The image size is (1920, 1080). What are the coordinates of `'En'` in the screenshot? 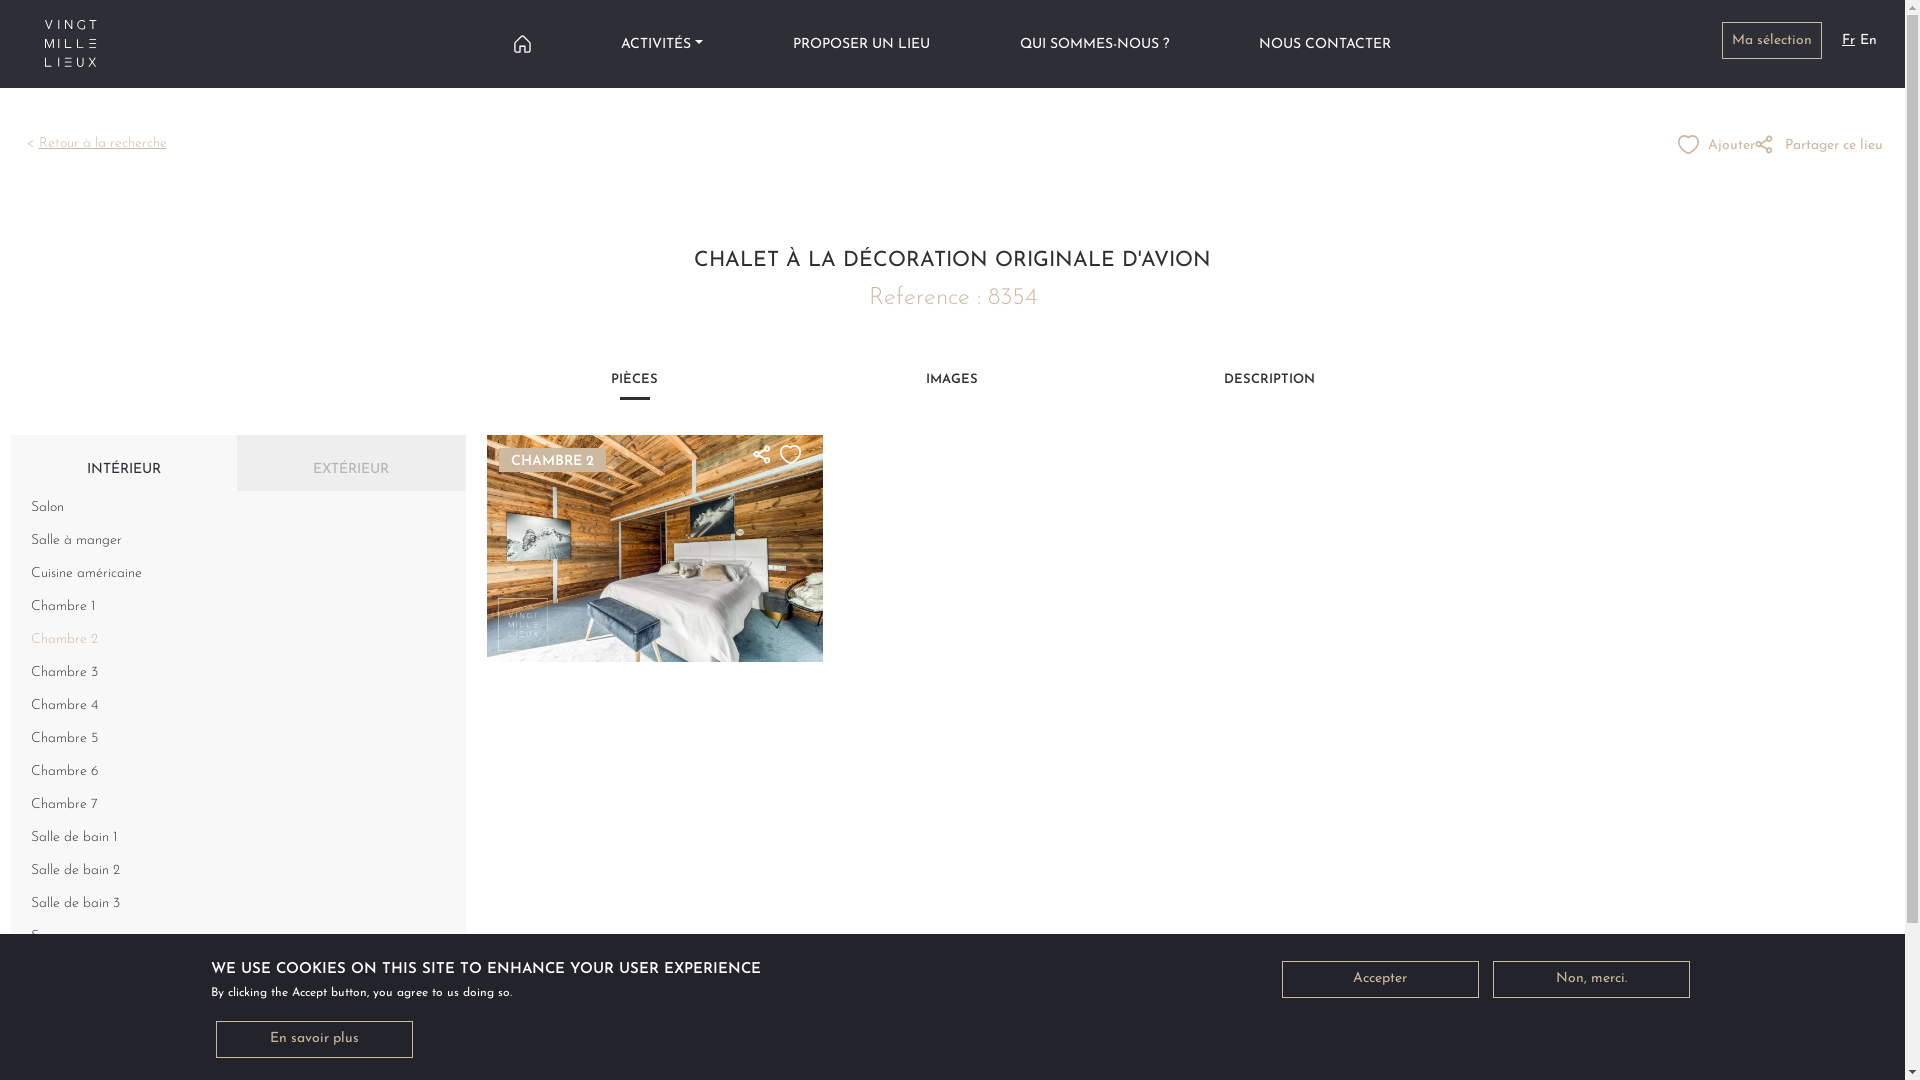 It's located at (1867, 40).